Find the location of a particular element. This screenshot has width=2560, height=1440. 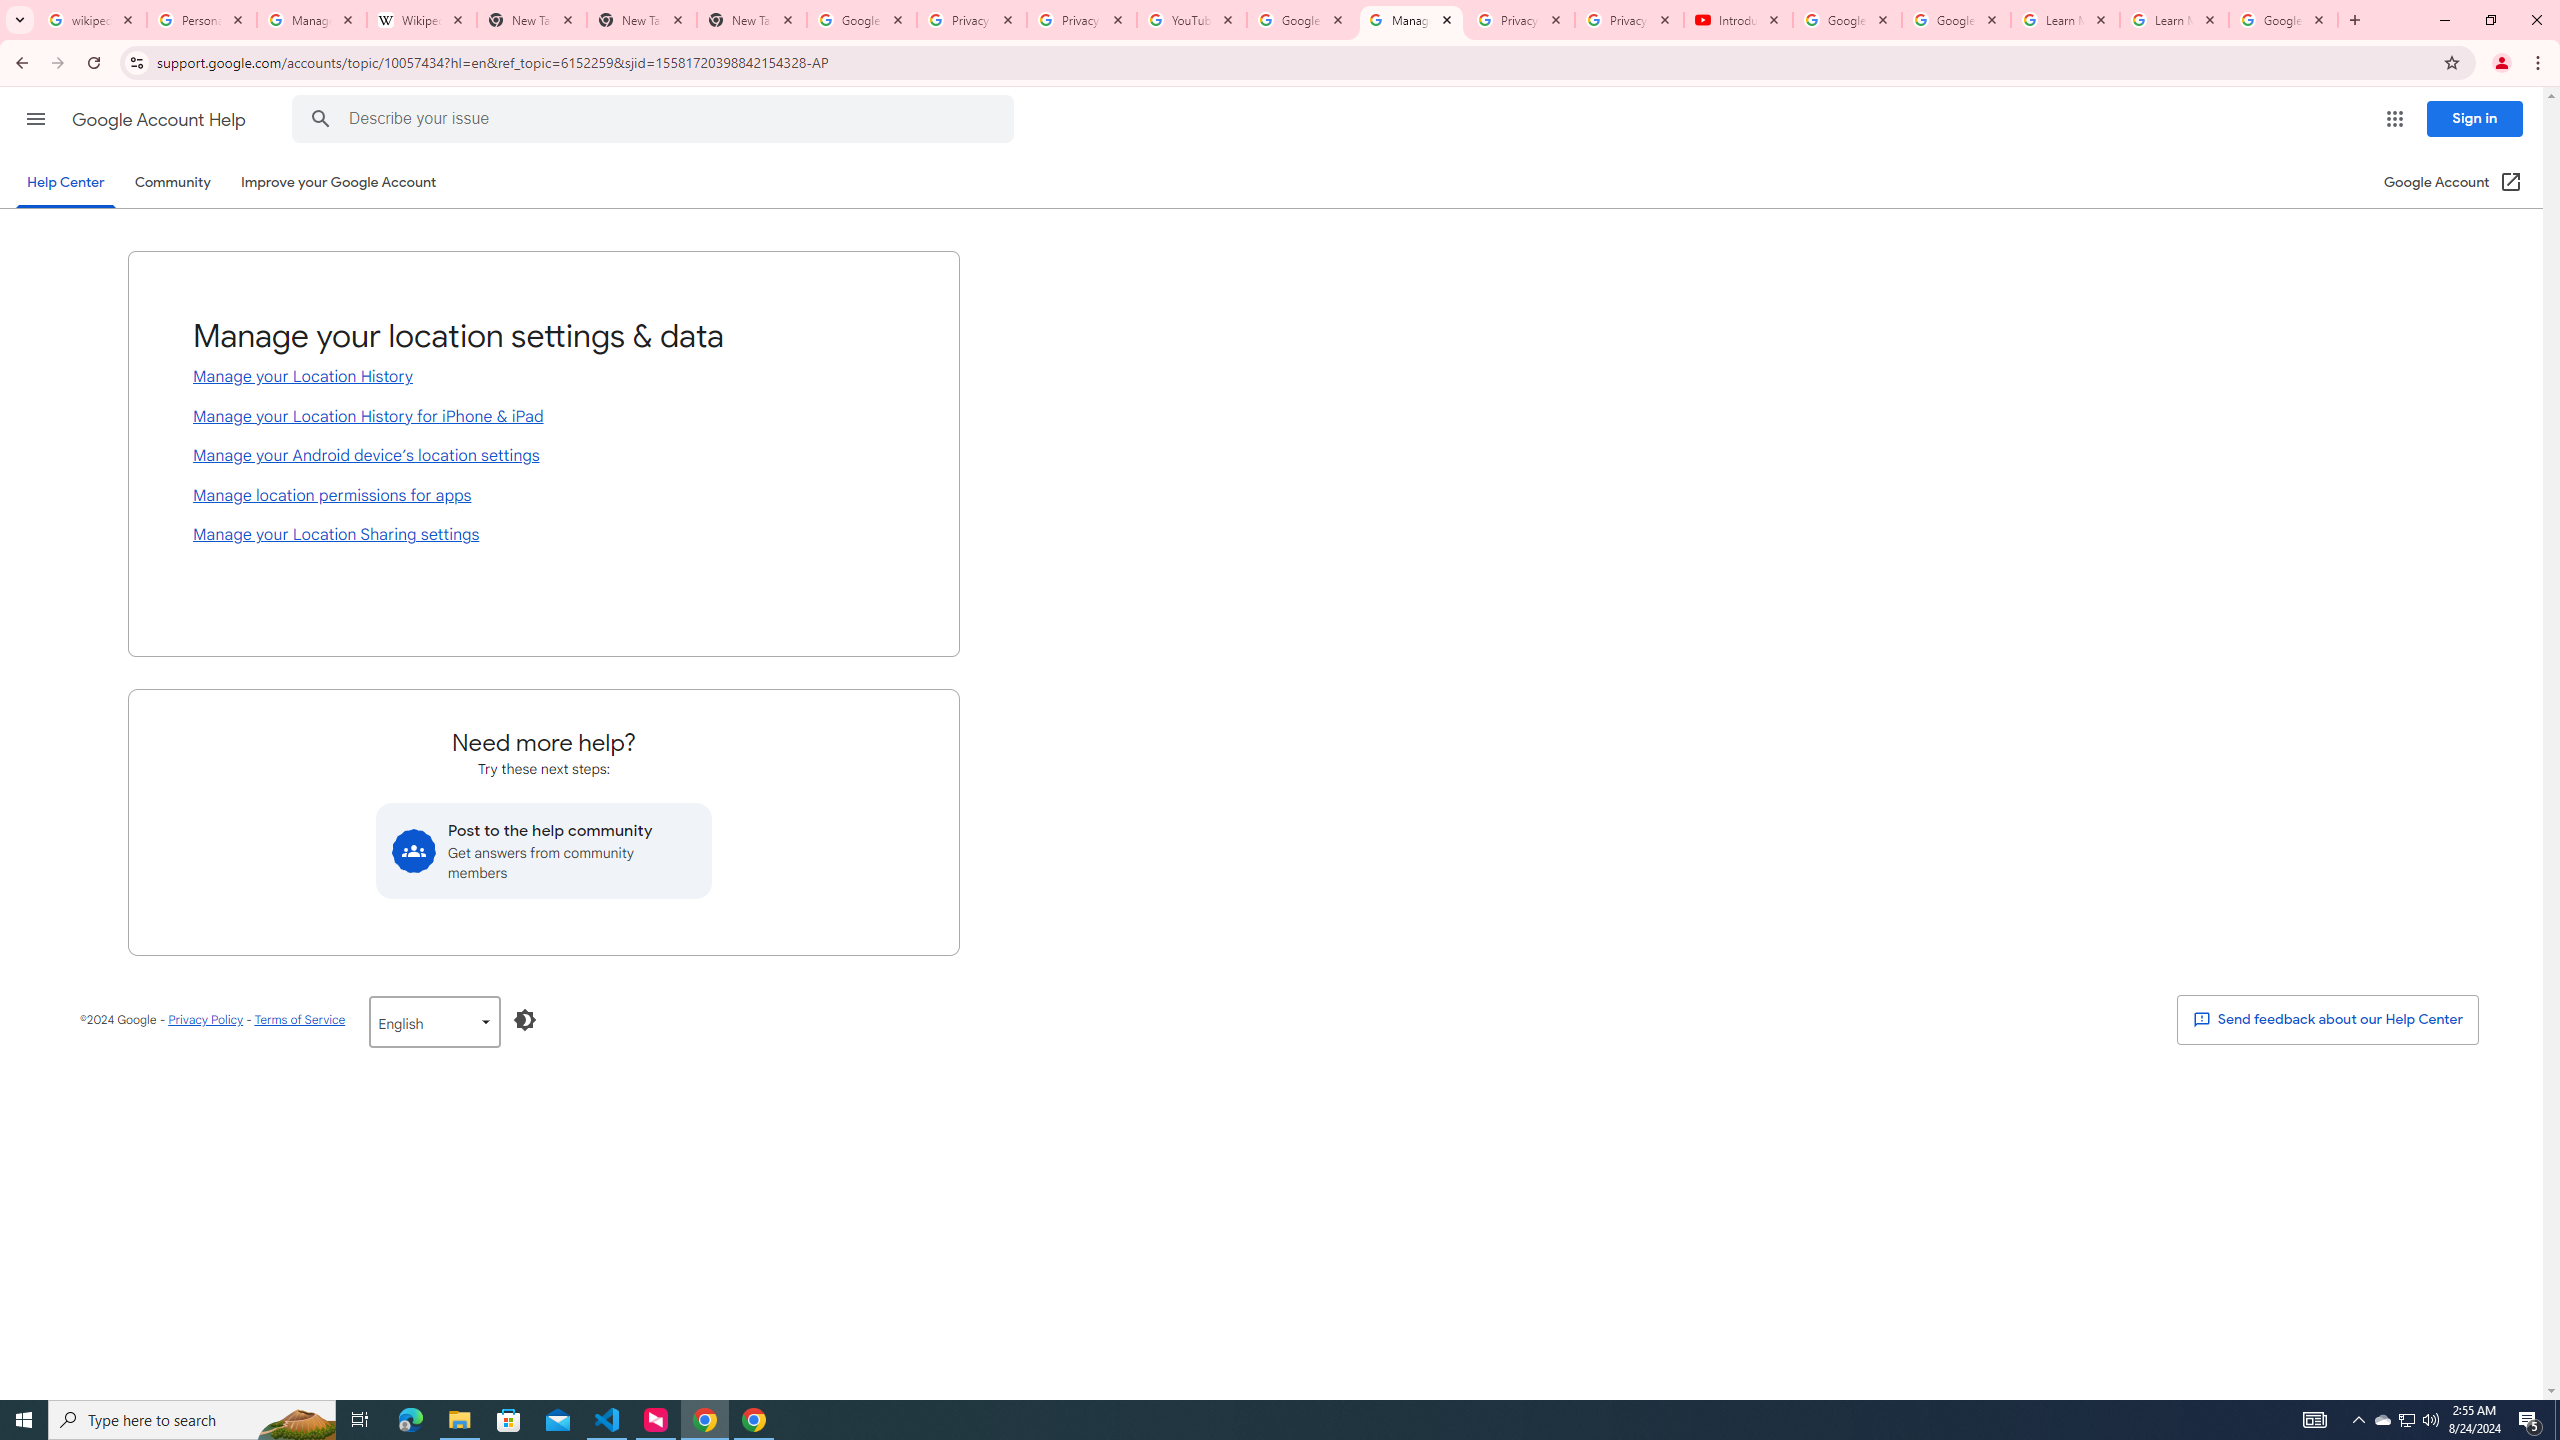

'Manage your Location History - Google Search Help' is located at coordinates (311, 19).